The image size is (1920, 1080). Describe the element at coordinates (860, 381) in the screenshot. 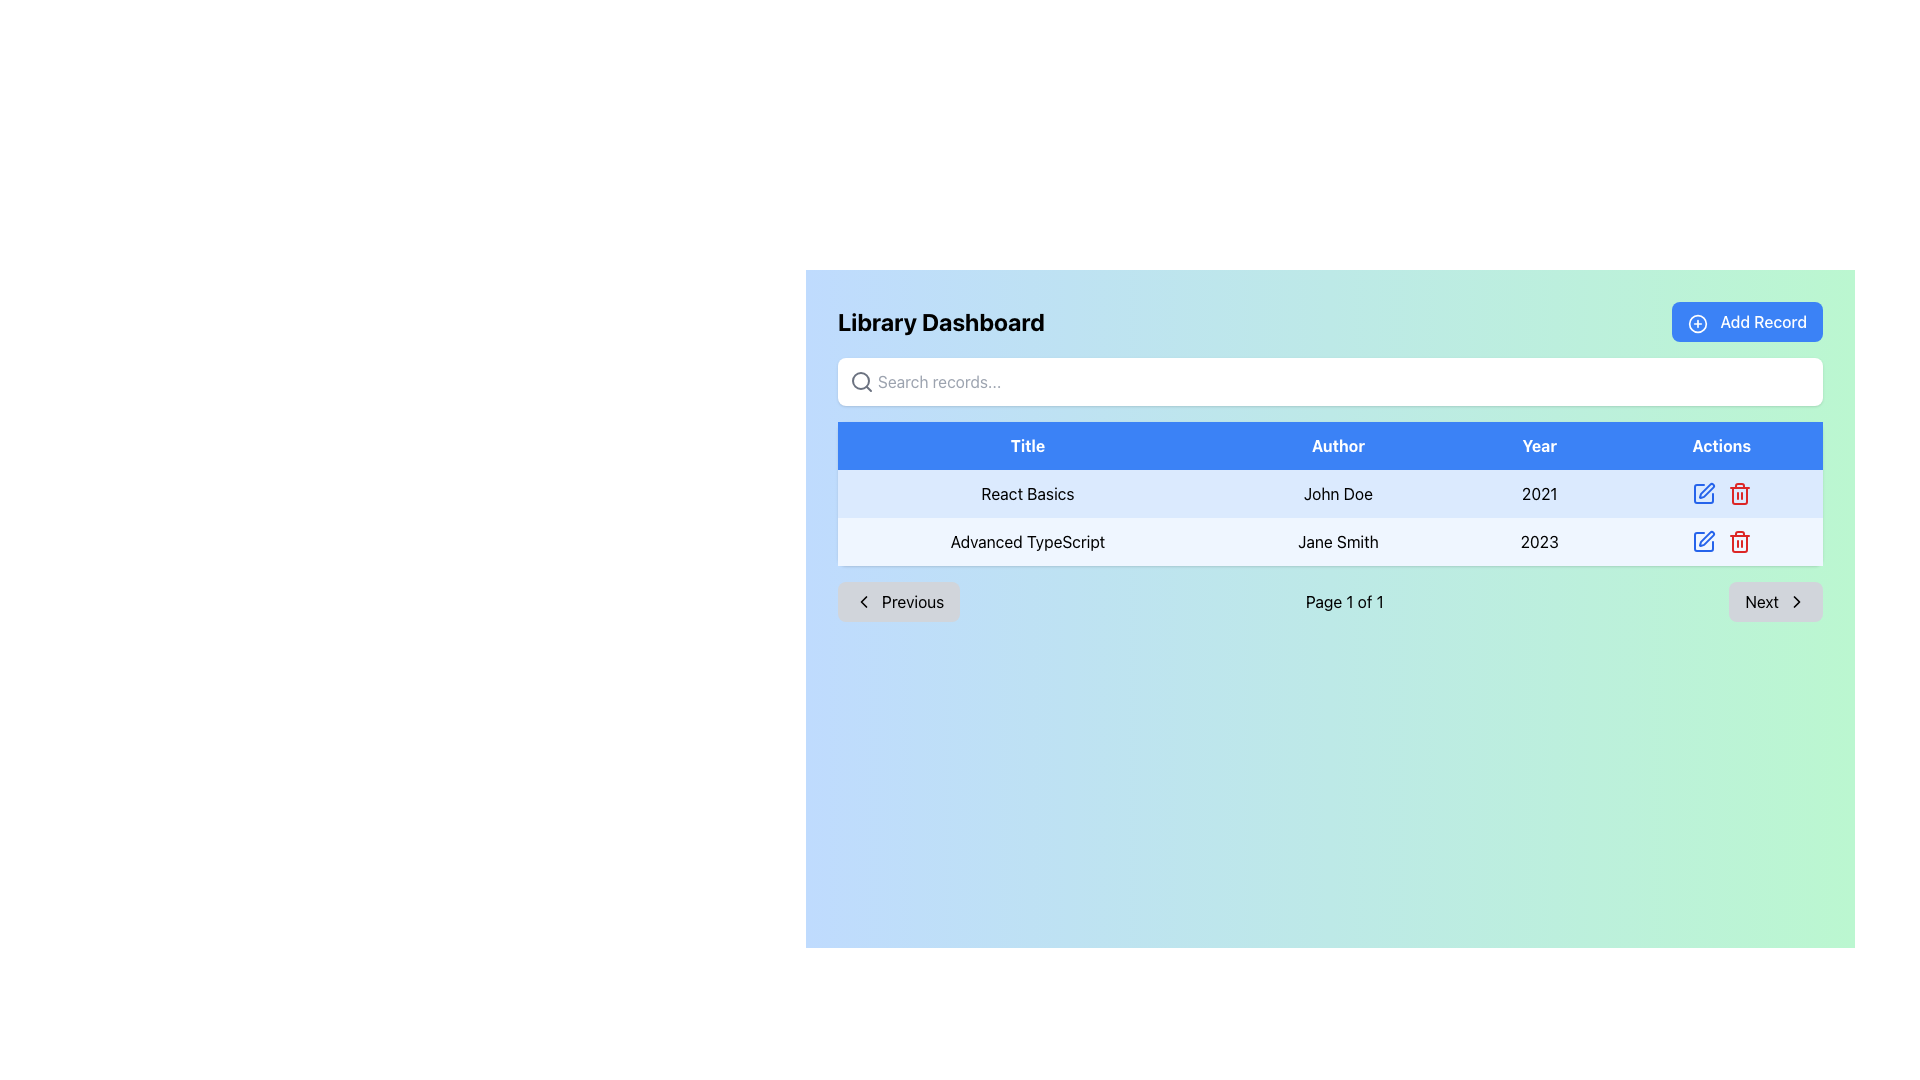

I see `the graphical circle that is part of the search icon, which symbolizes the lens section of the magnifying glass, located at the top-left of the user interface` at that location.